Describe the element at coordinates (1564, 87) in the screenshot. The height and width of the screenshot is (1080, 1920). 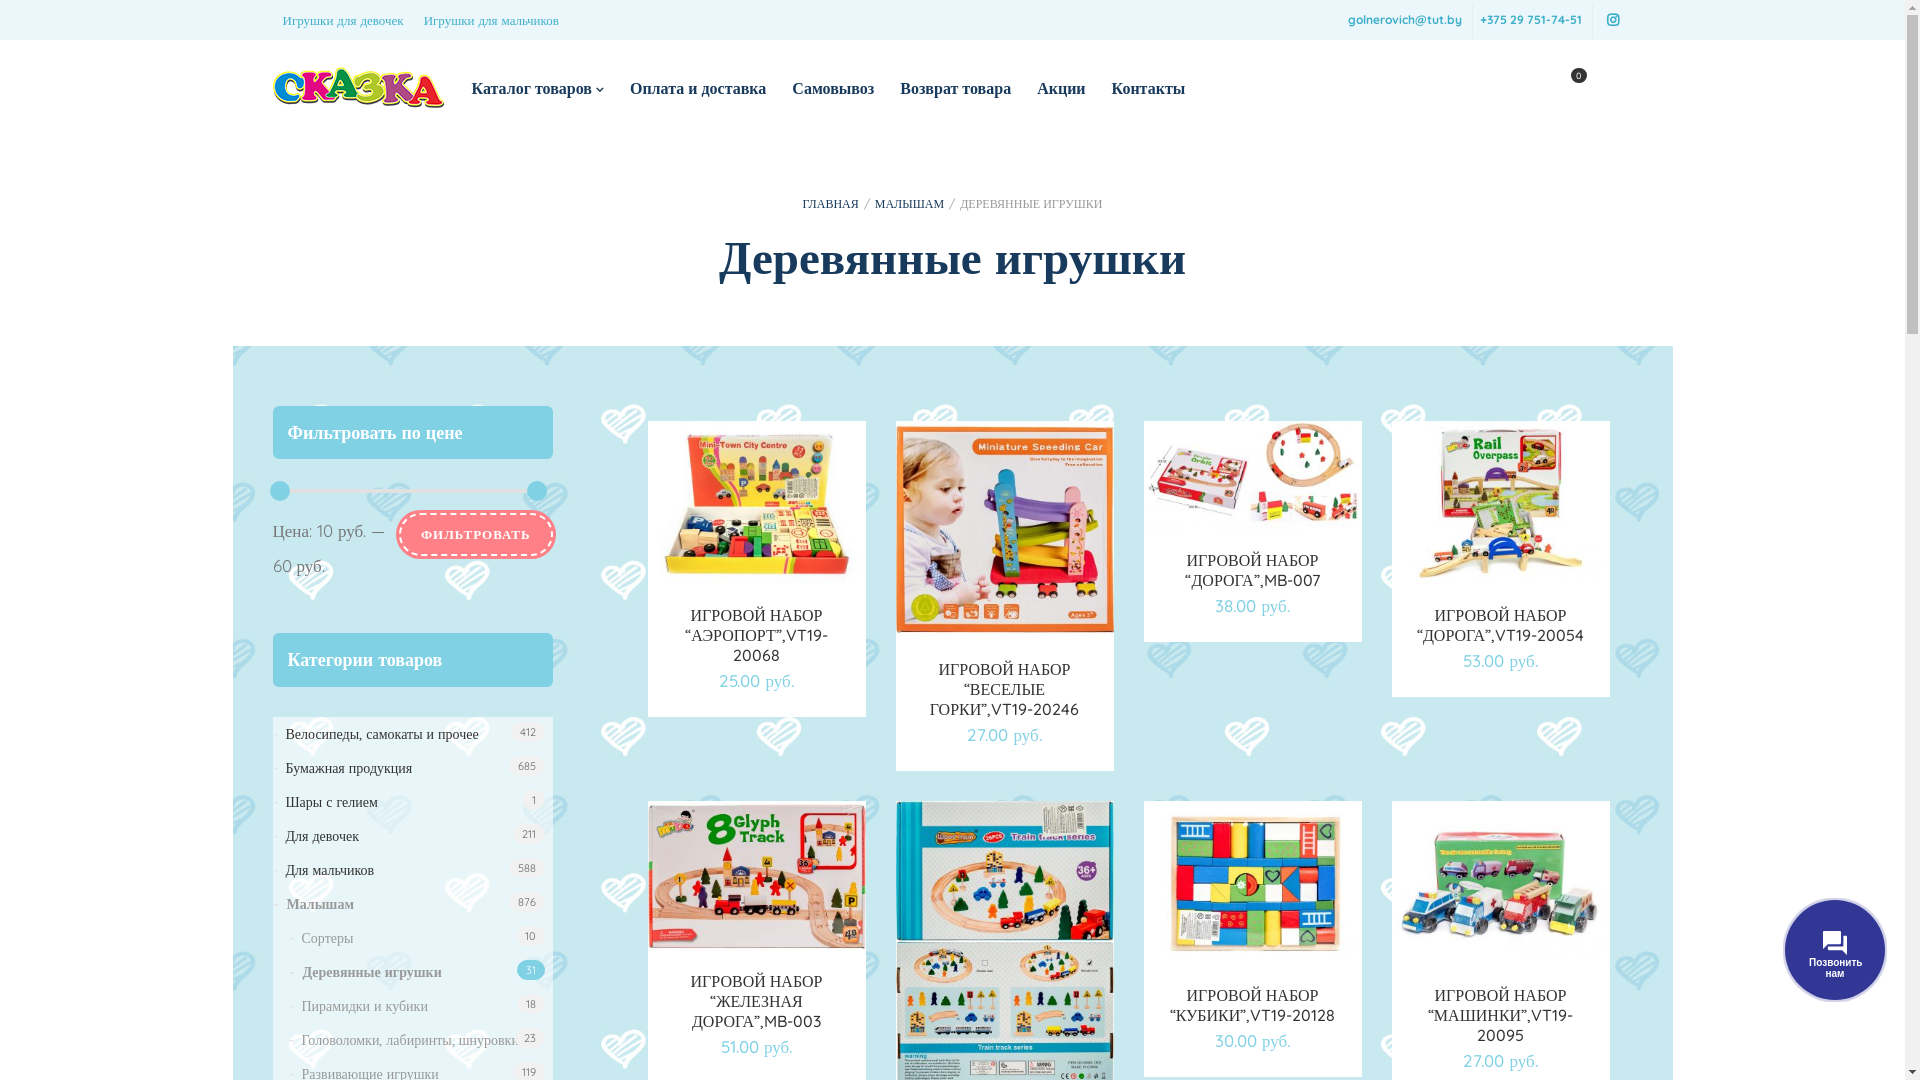
I see `'0'` at that location.